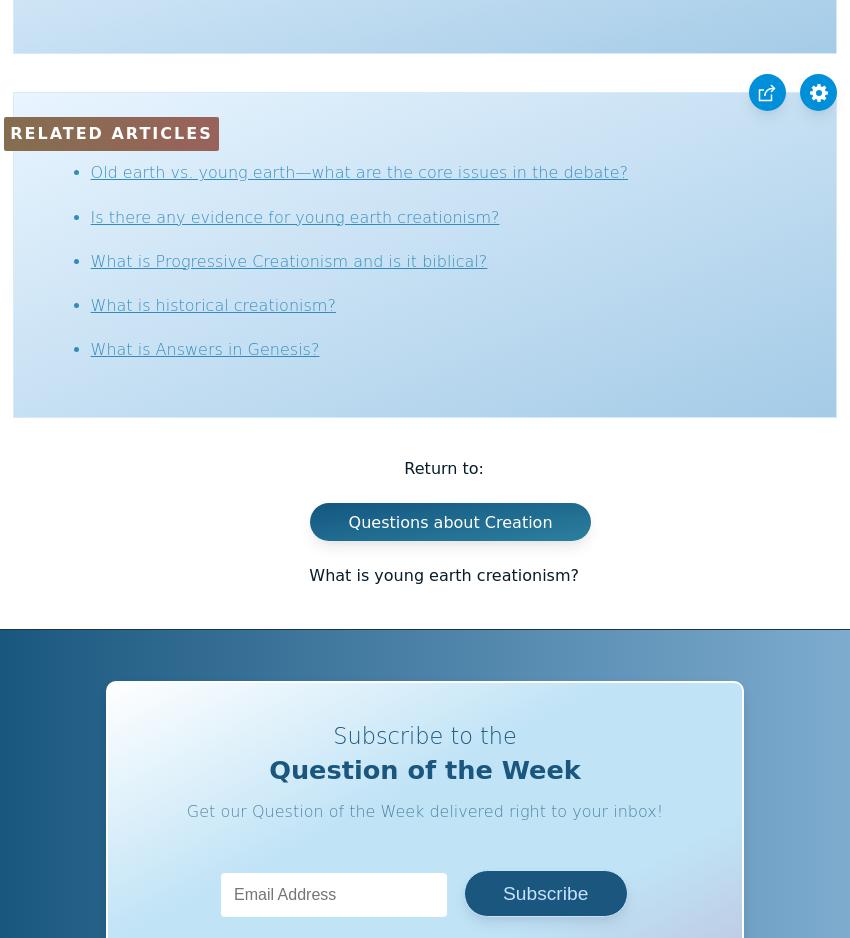 The height and width of the screenshot is (938, 850). What do you see at coordinates (287, 259) in the screenshot?
I see `'What is Progressive Creationism and is it biblical?'` at bounding box center [287, 259].